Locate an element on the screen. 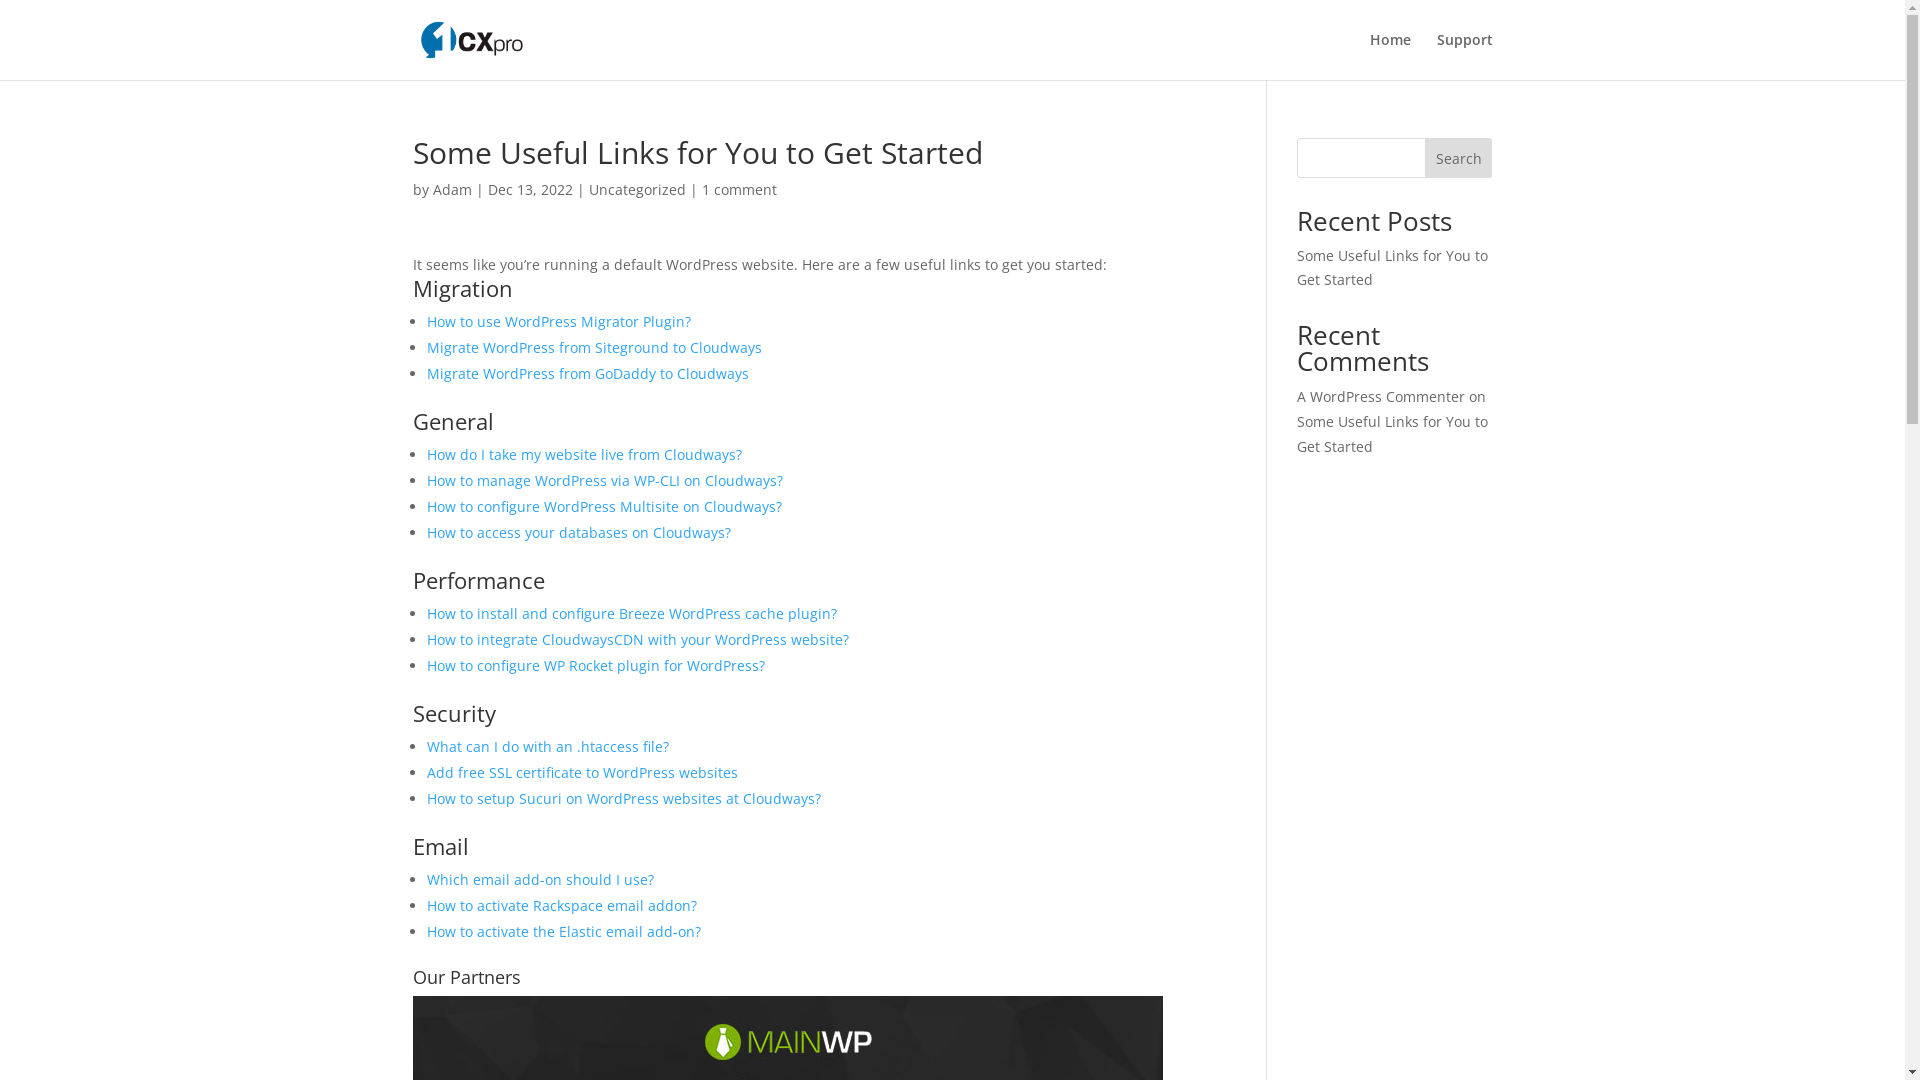 This screenshot has width=1920, height=1080. 'How to setup Sucuri on WordPress websites at Cloudways?' is located at coordinates (622, 797).